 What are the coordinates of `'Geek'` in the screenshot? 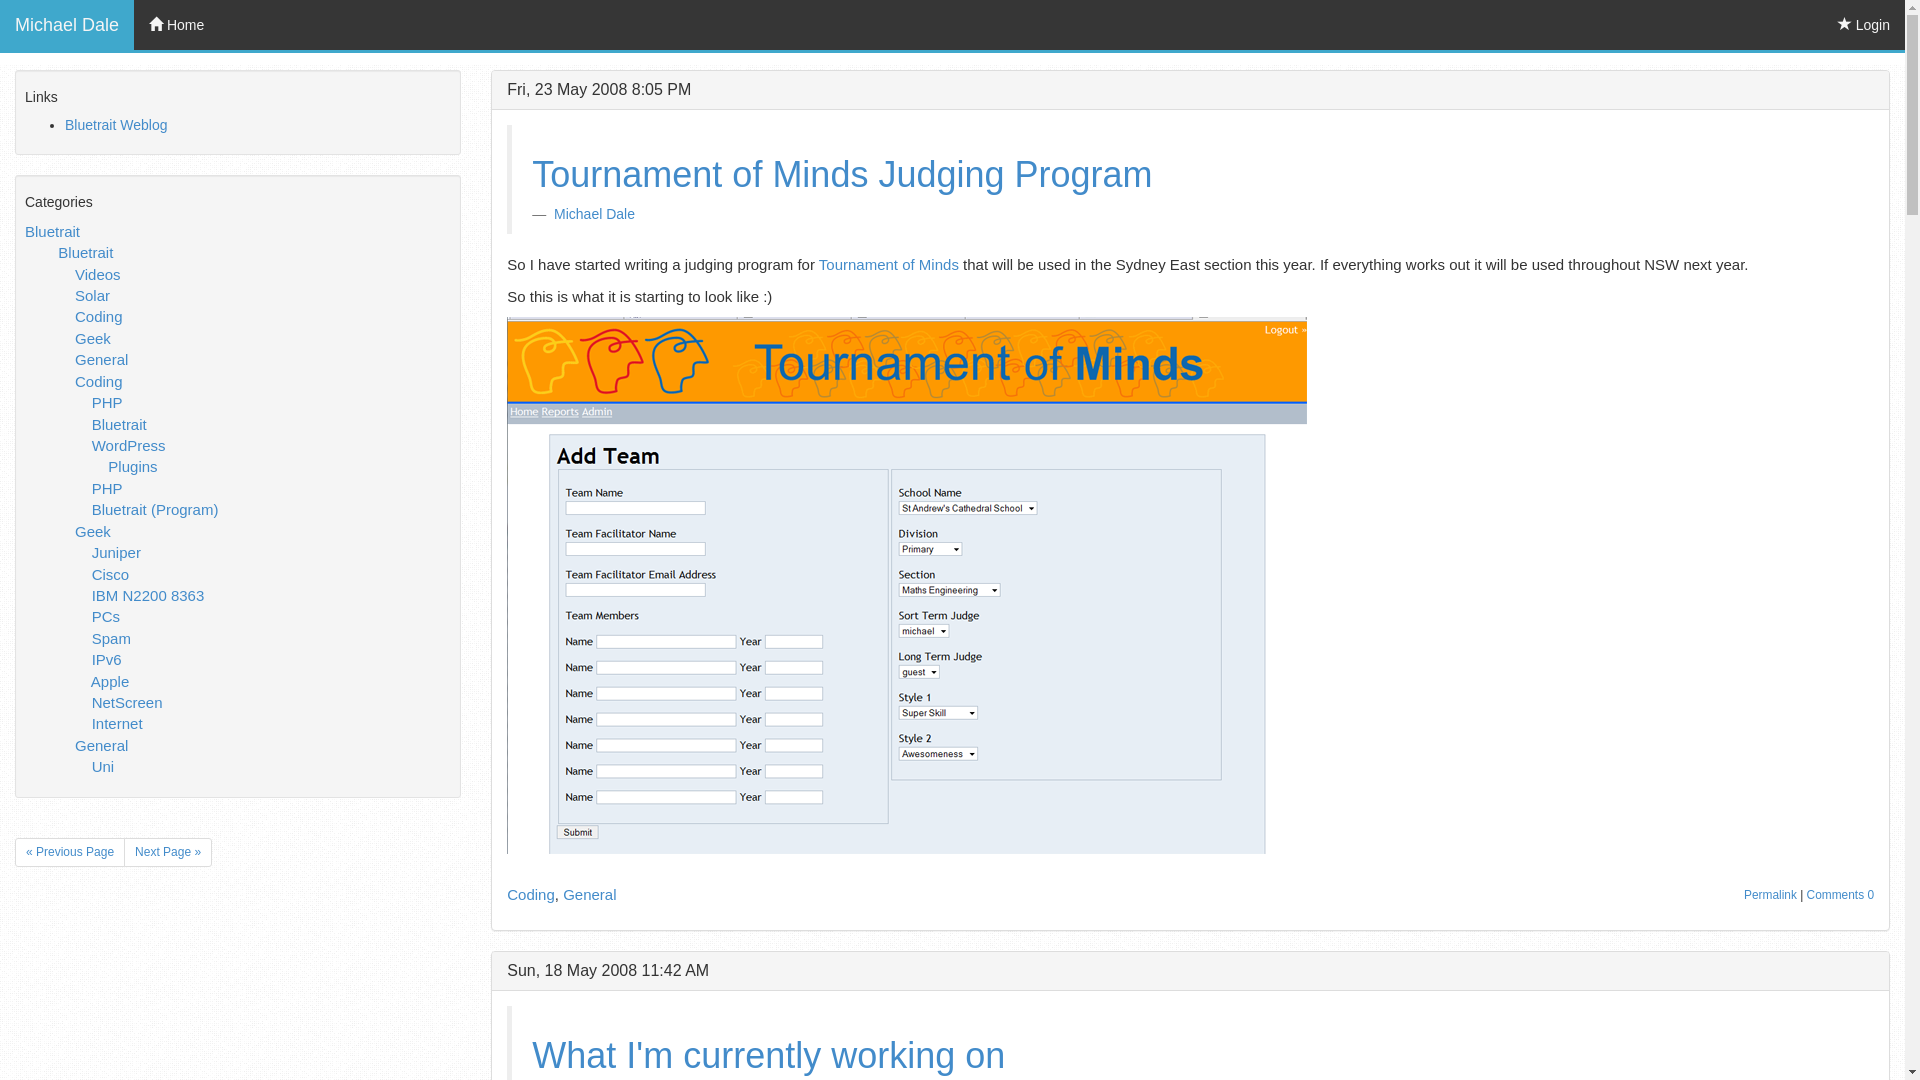 It's located at (75, 530).